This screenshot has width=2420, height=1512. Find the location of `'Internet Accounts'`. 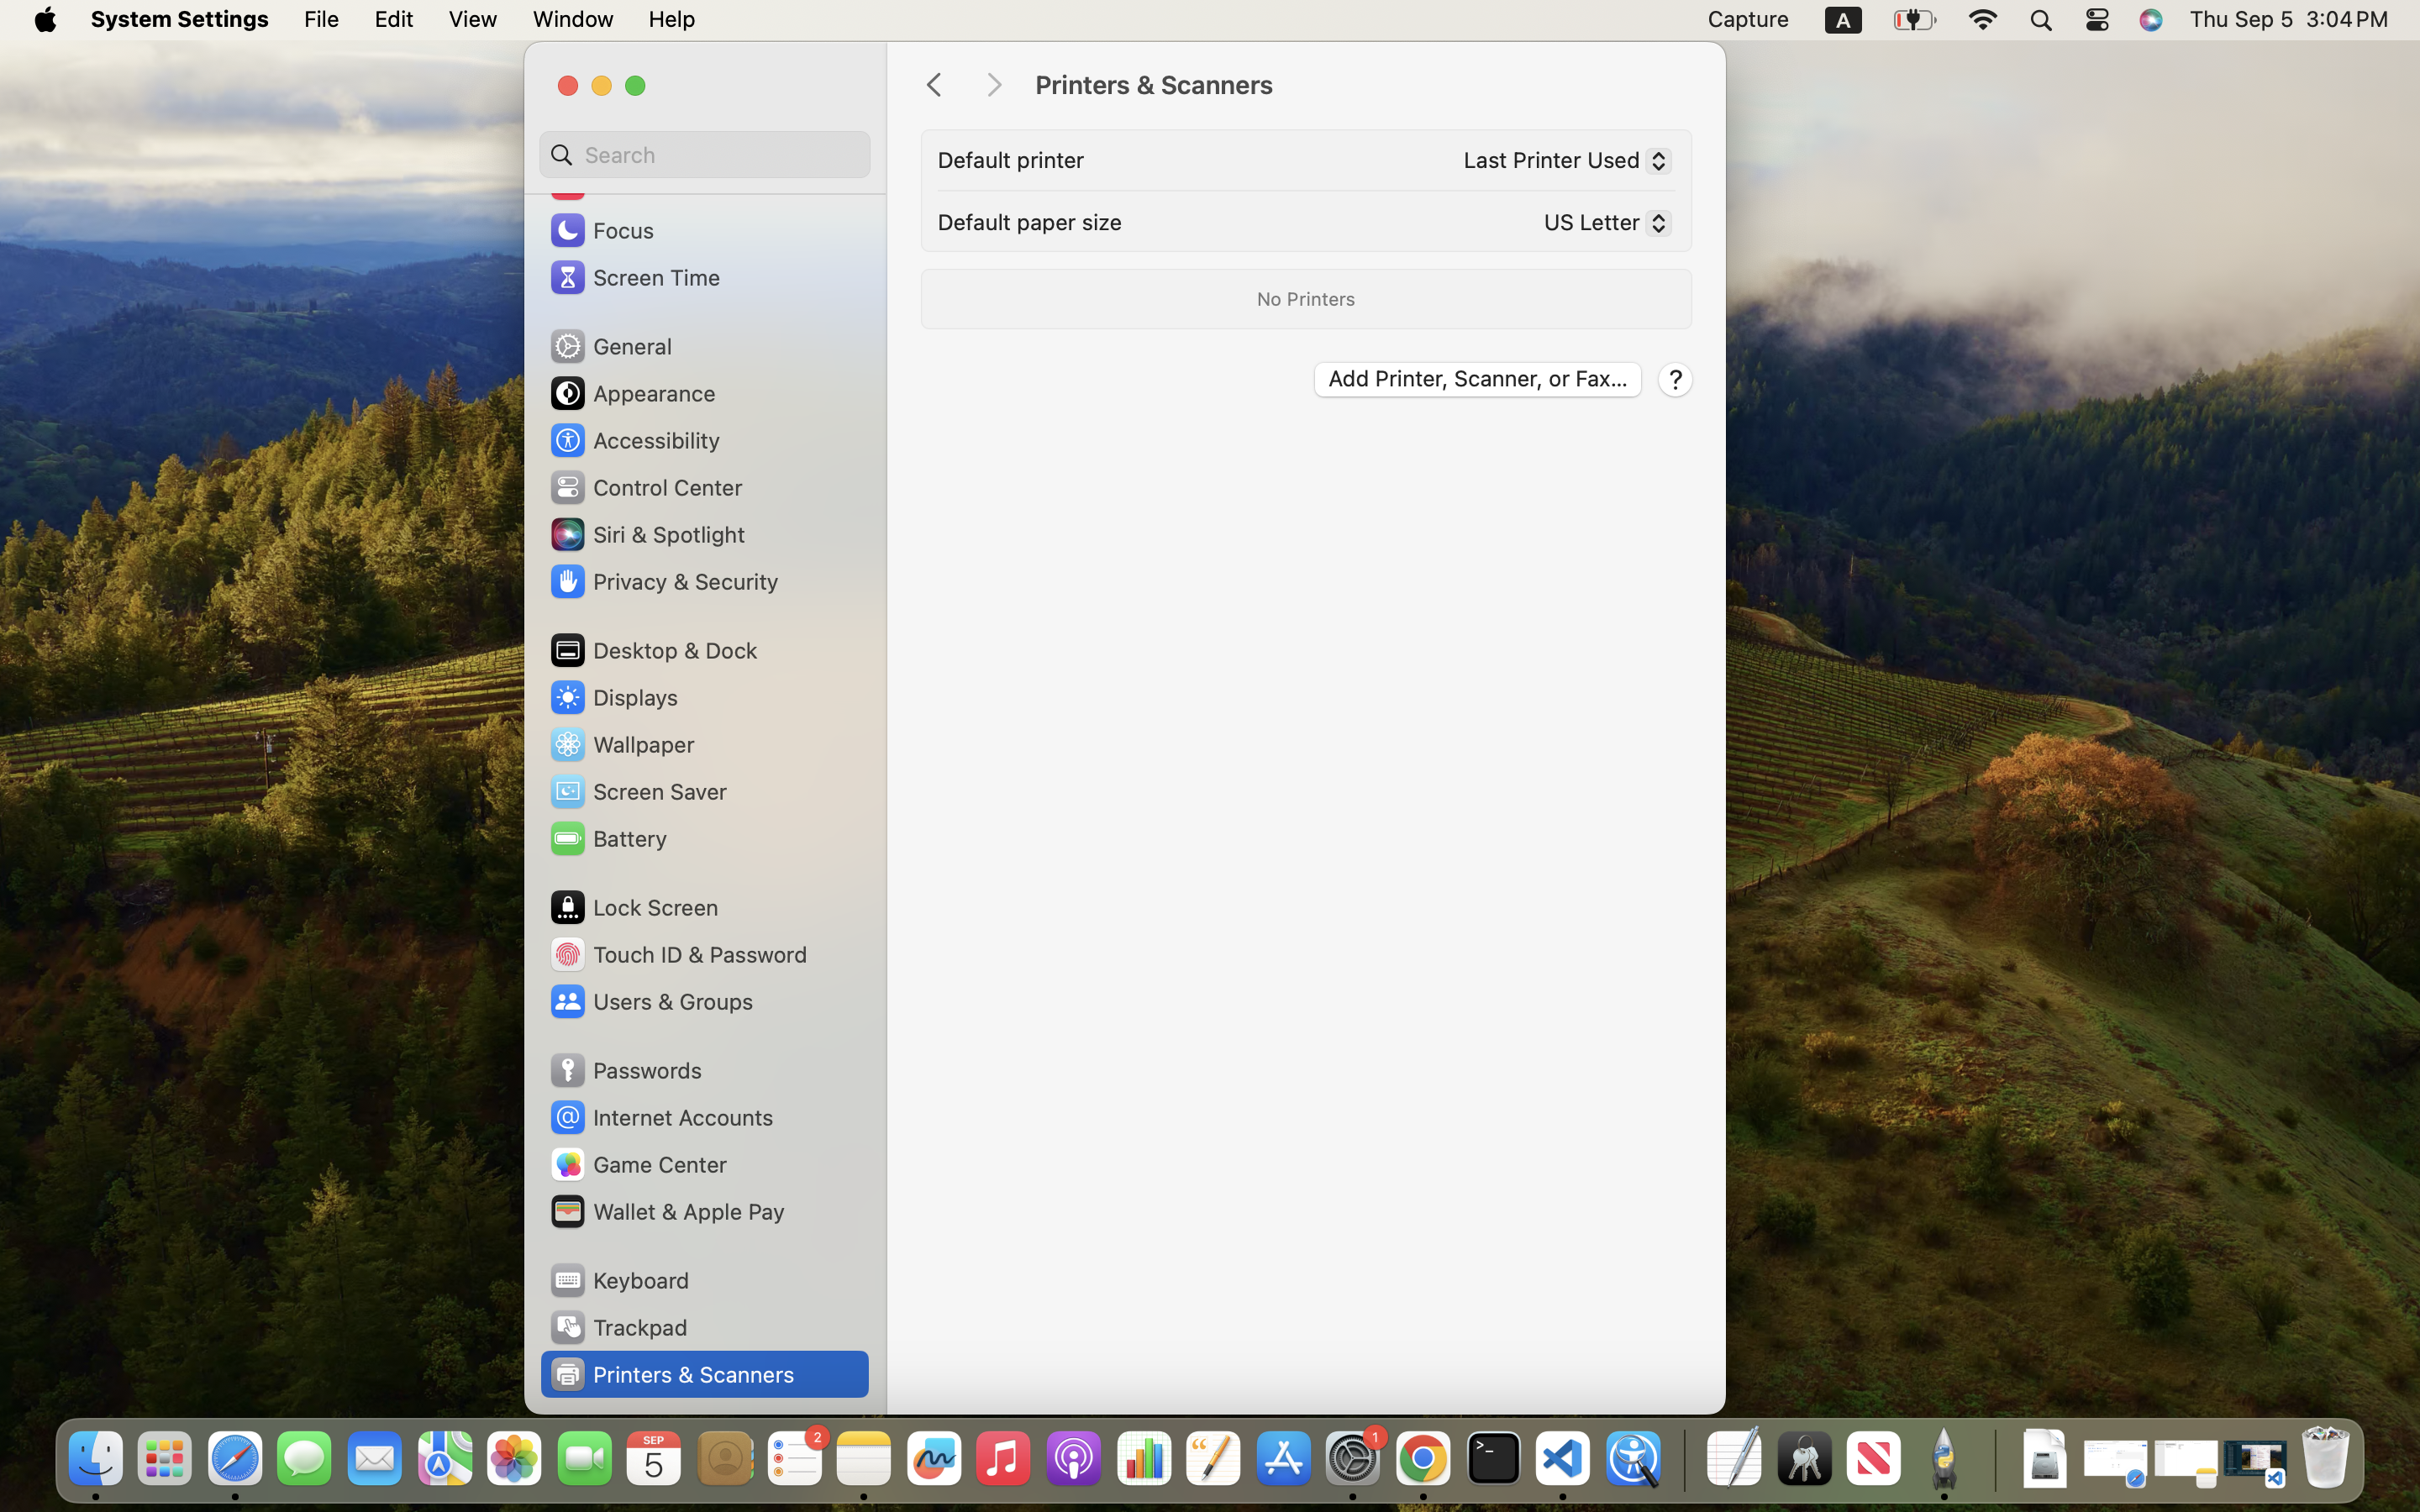

'Internet Accounts' is located at coordinates (660, 1117).